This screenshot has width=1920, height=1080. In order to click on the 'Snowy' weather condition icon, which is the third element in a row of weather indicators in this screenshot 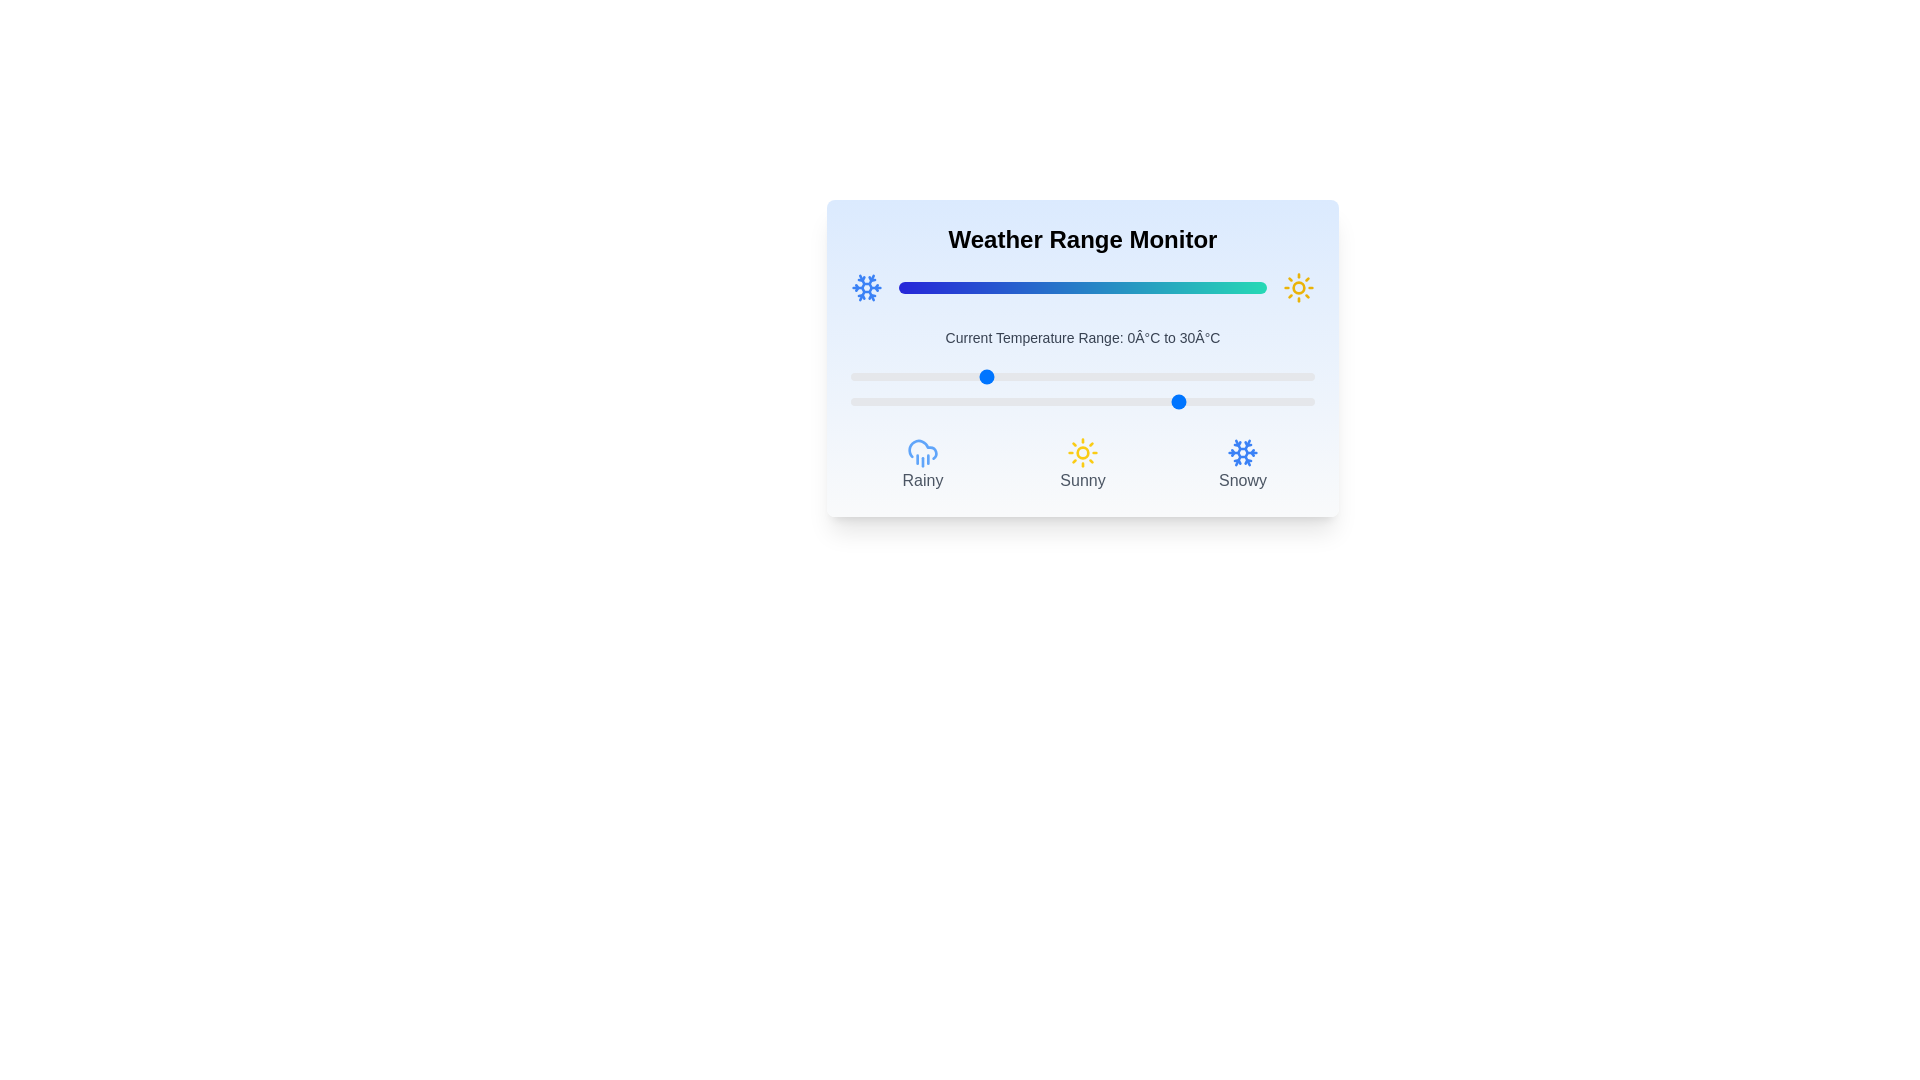, I will do `click(1242, 465)`.